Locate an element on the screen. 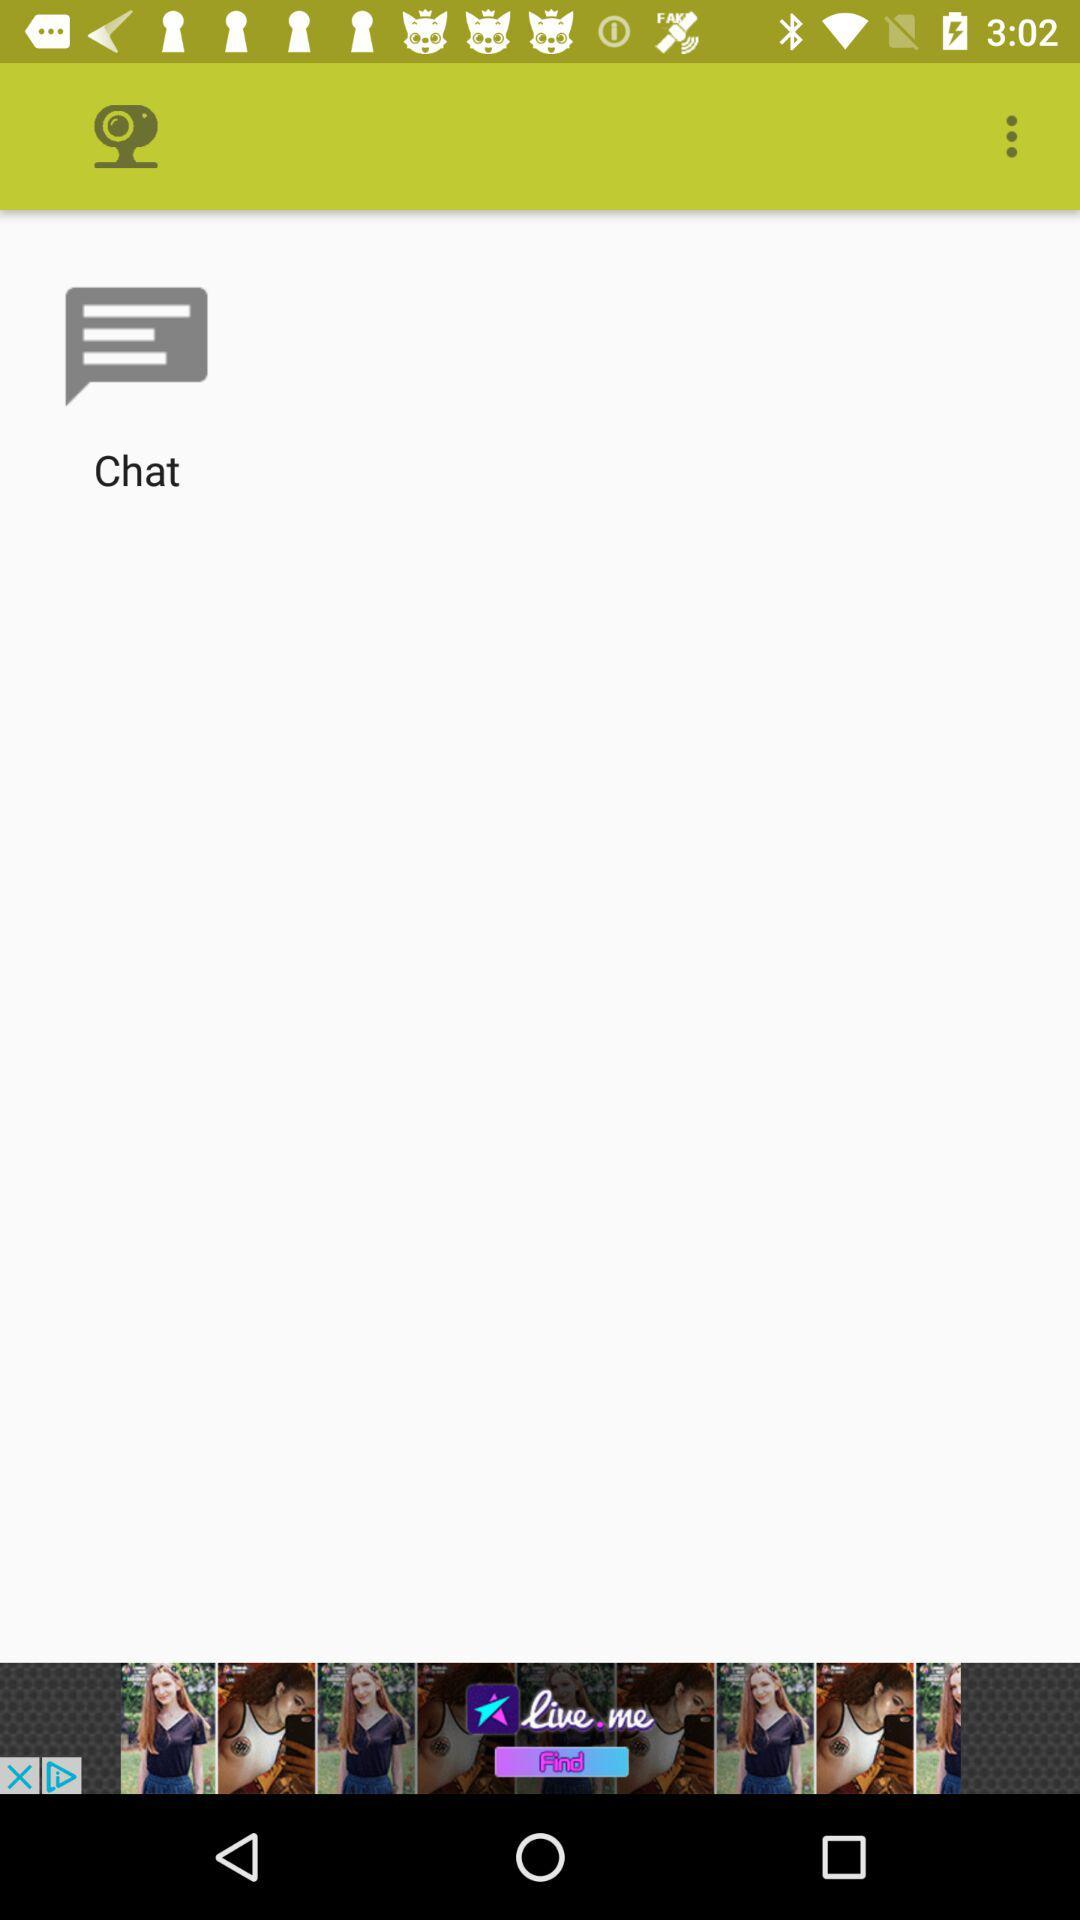 The width and height of the screenshot is (1080, 1920). advertisement is located at coordinates (540, 1727).